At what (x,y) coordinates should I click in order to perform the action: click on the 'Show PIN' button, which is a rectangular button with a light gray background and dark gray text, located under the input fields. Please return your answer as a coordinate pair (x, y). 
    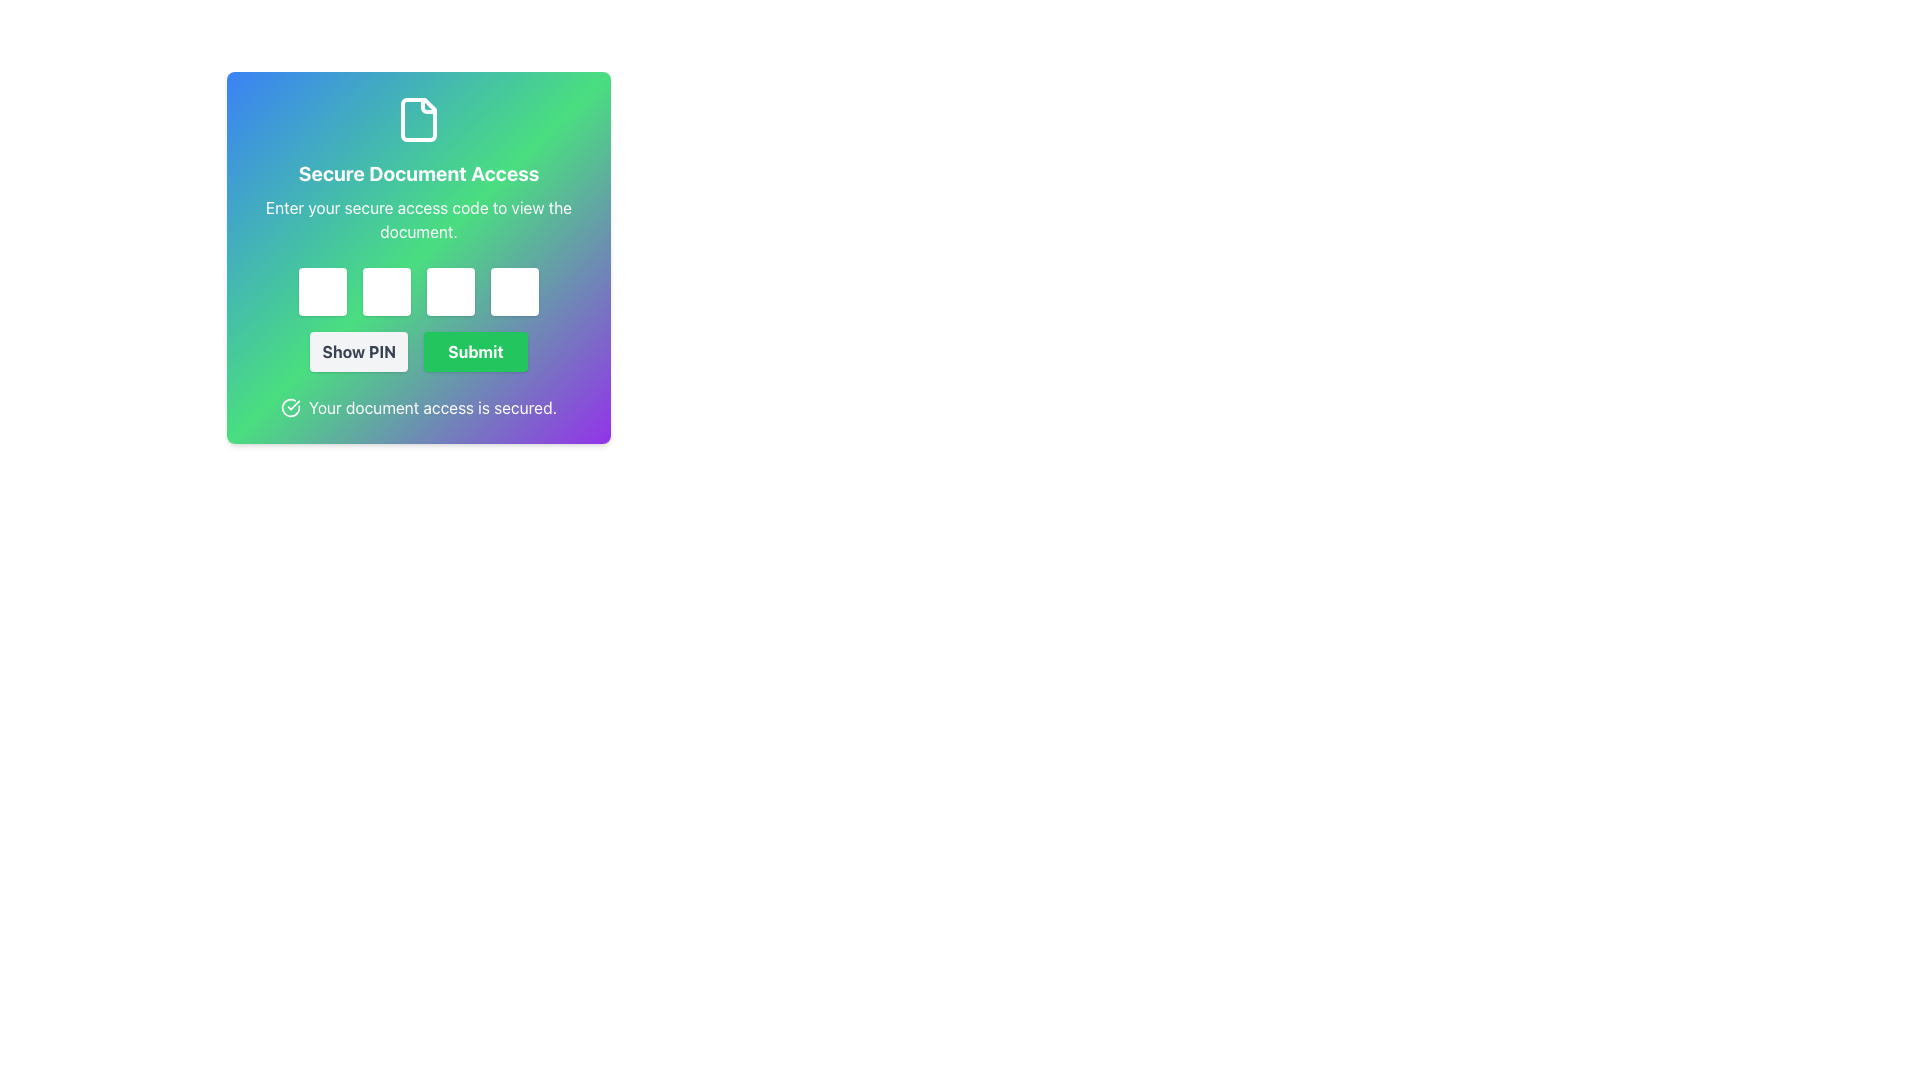
    Looking at the image, I should click on (359, 350).